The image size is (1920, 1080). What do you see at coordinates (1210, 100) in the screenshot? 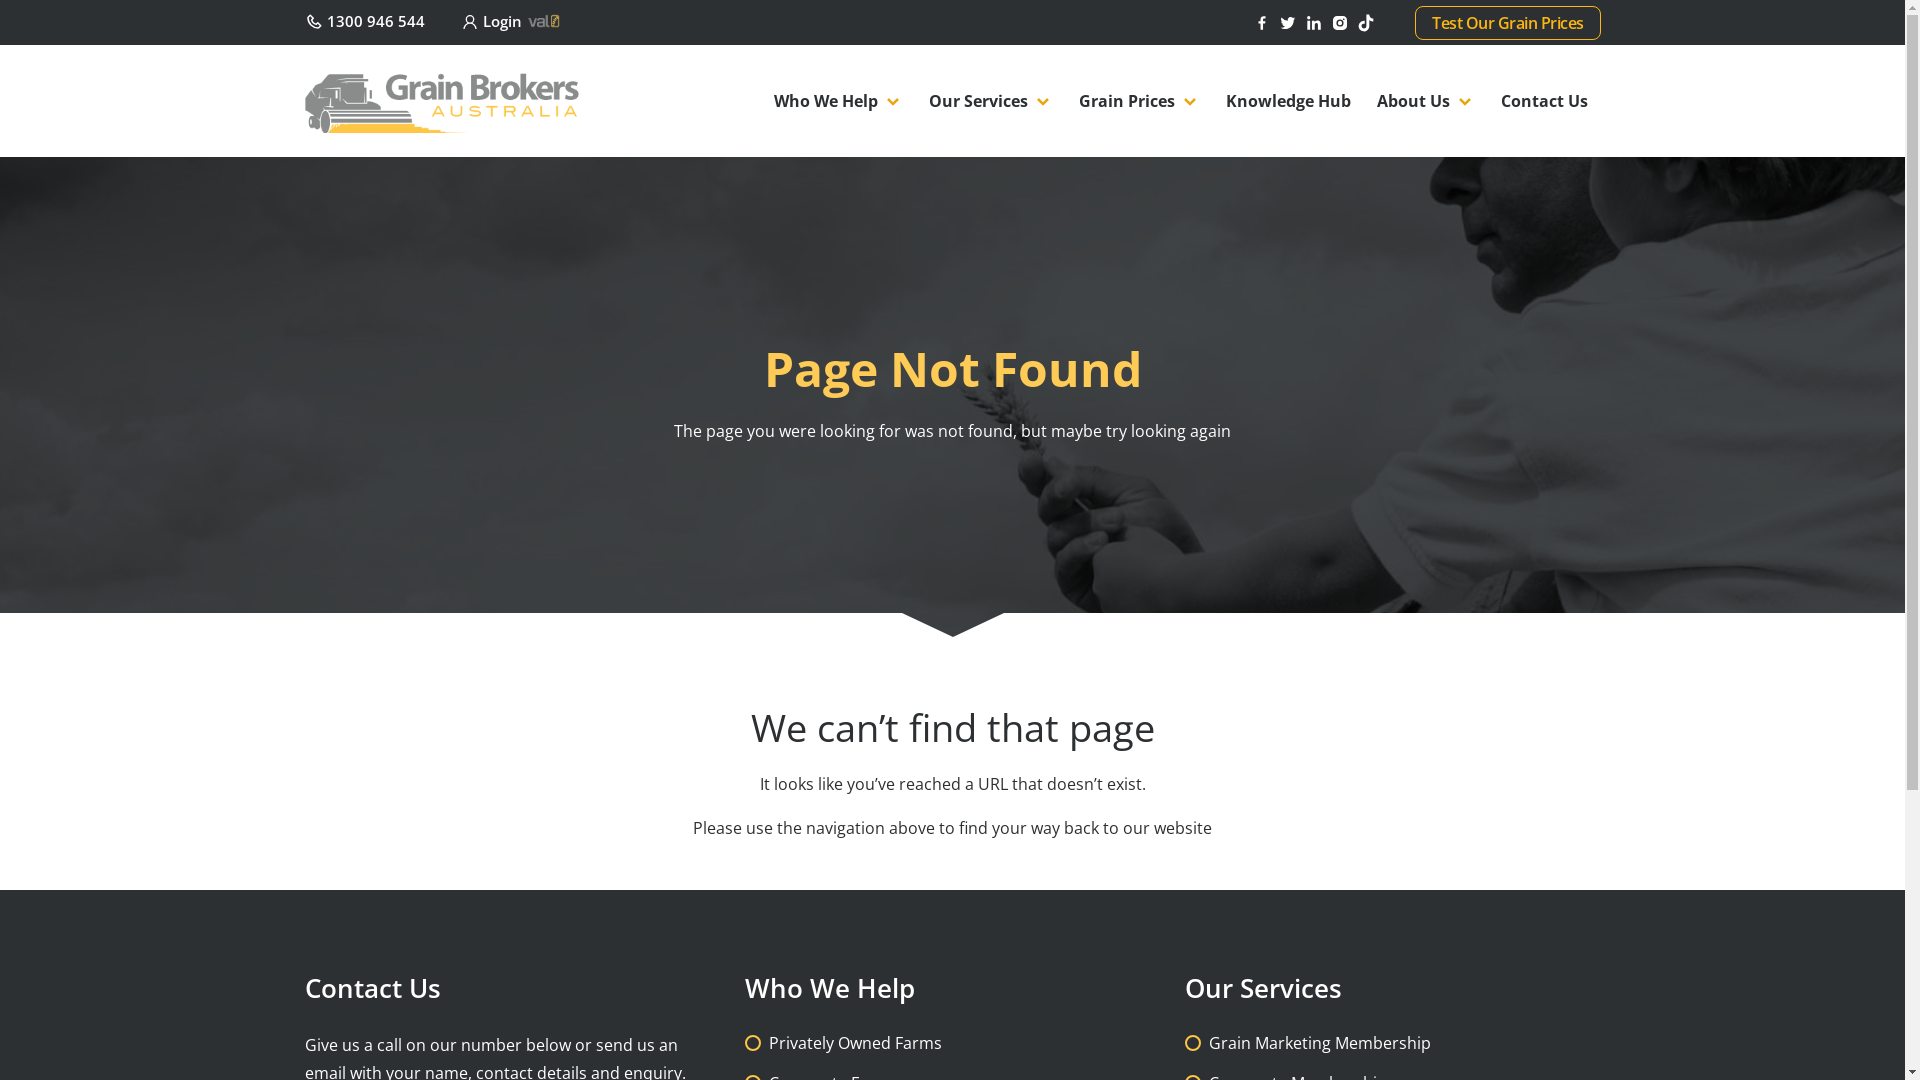
I see `'Knowledge Hub'` at bounding box center [1210, 100].